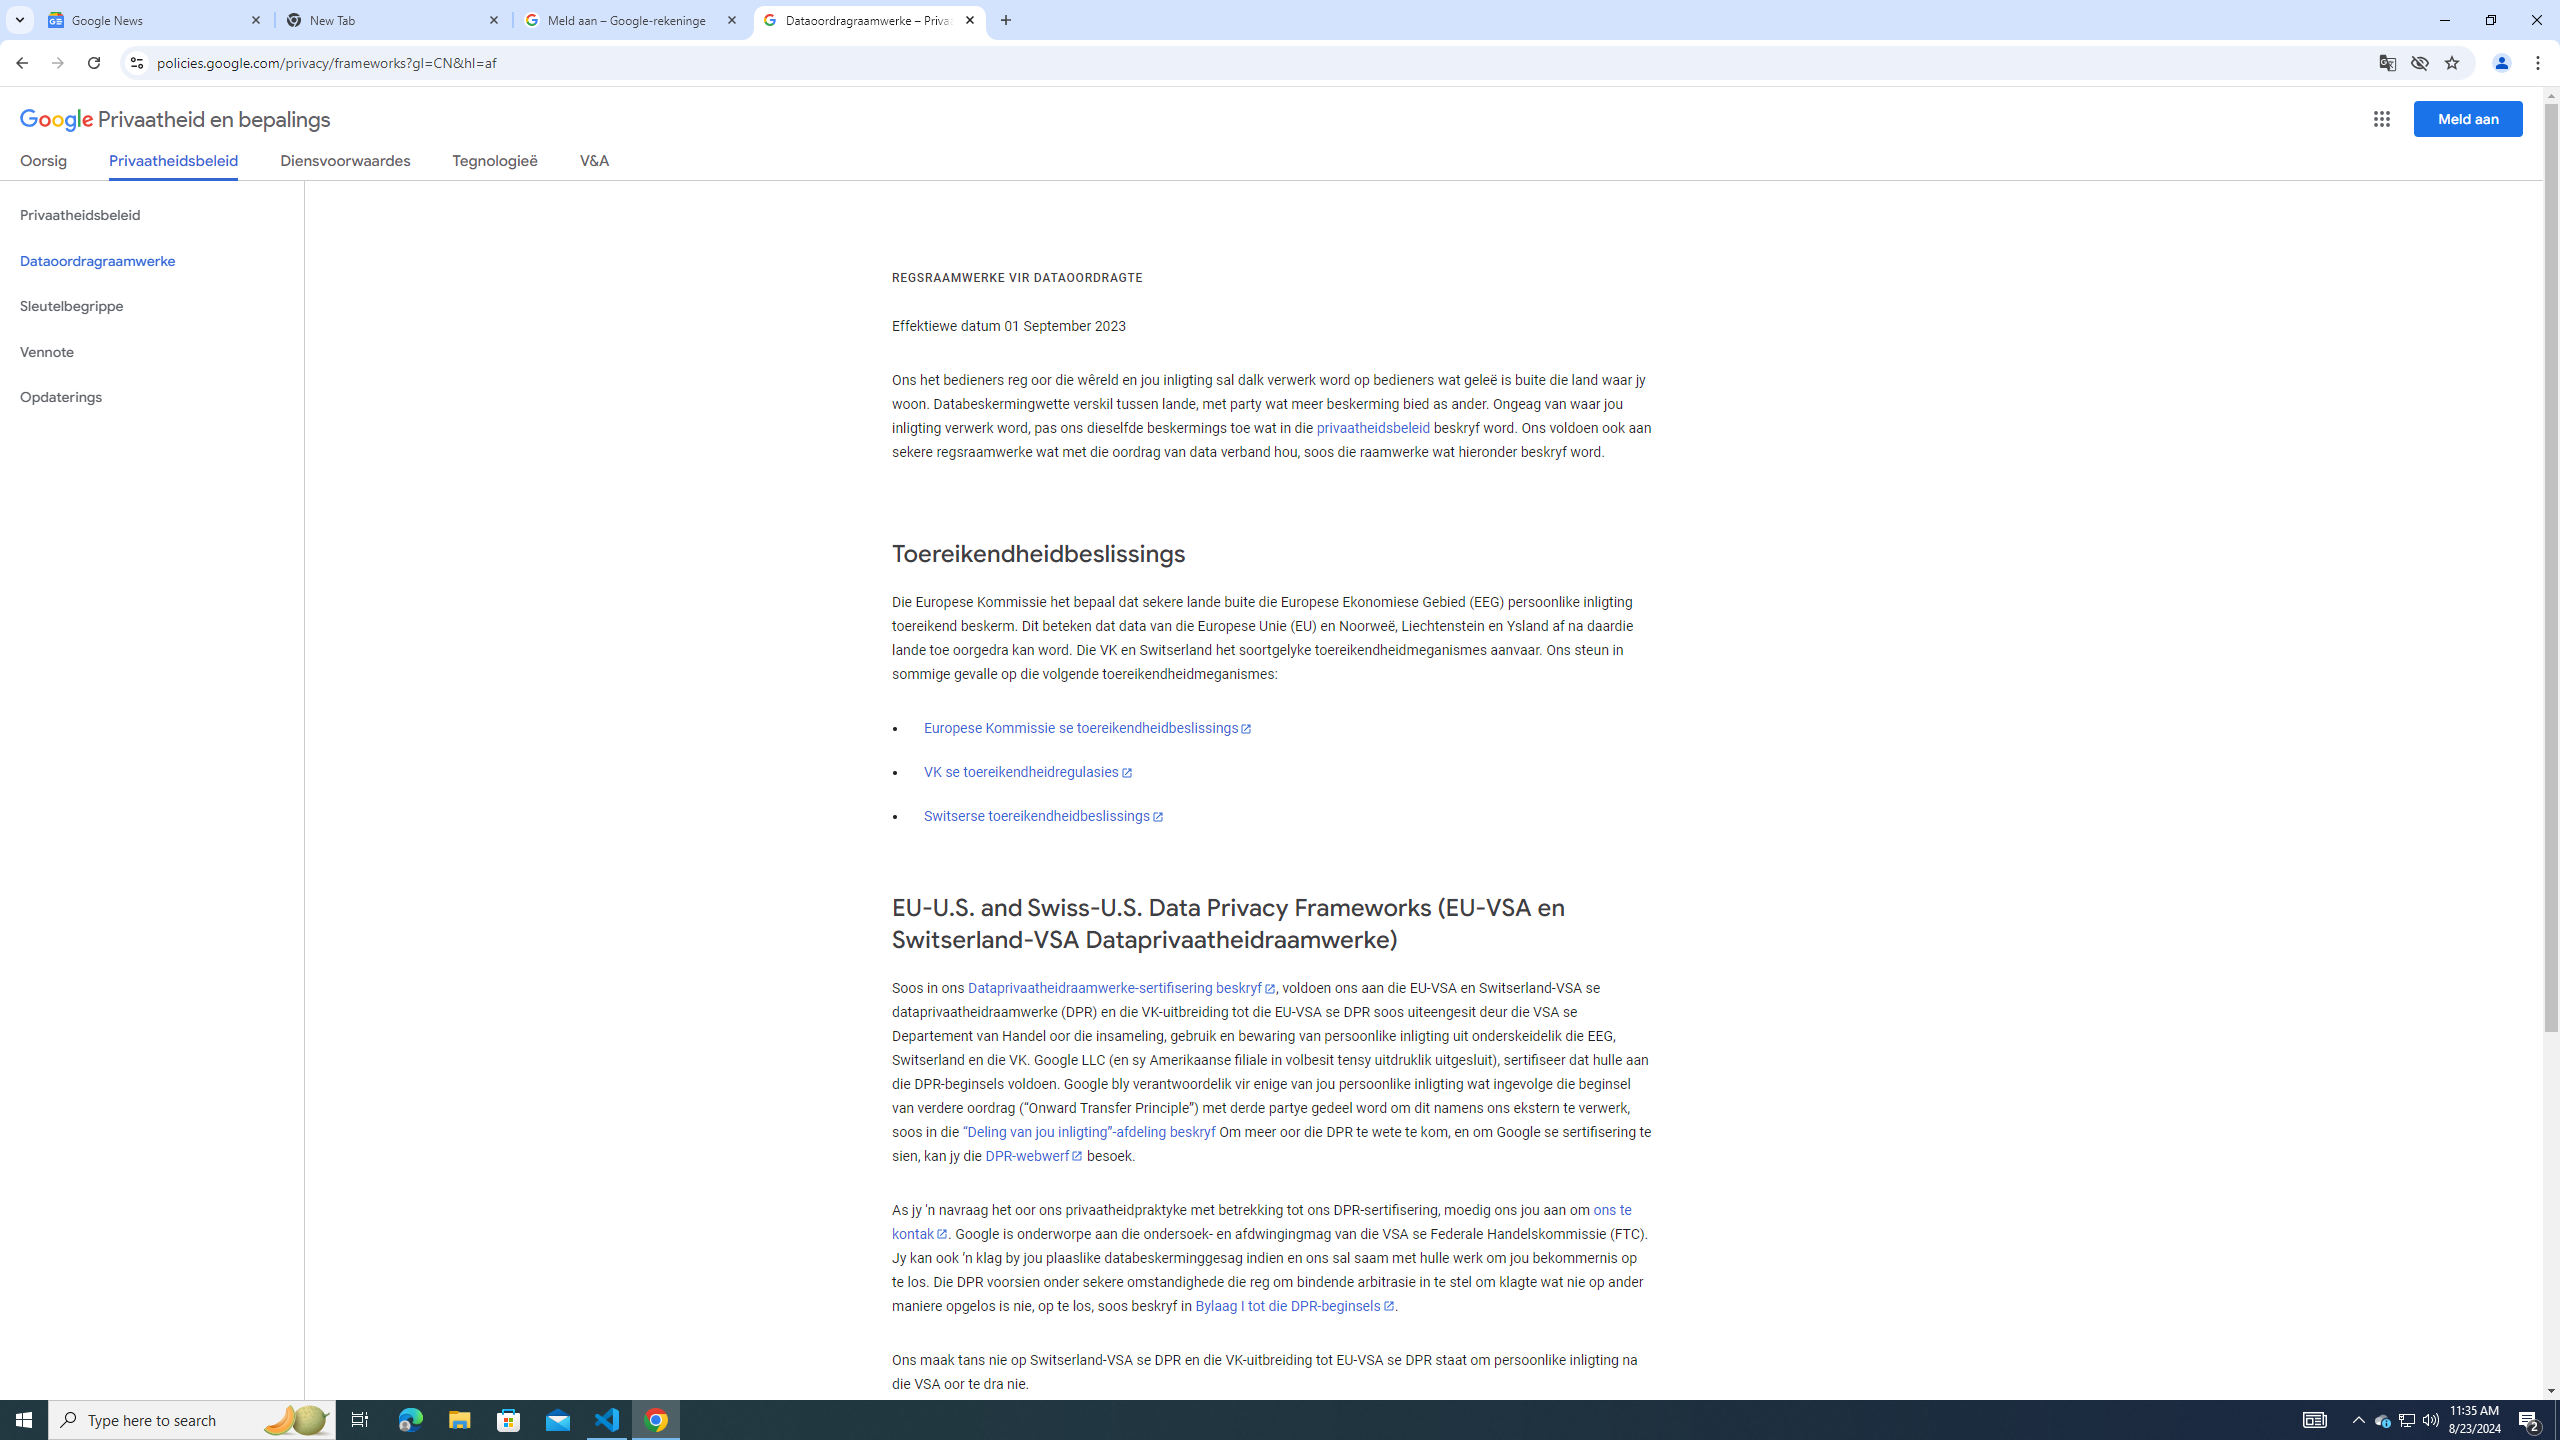 This screenshot has height=1440, width=2560. Describe the element at coordinates (2469, 118) in the screenshot. I see `'Meld aan'` at that location.